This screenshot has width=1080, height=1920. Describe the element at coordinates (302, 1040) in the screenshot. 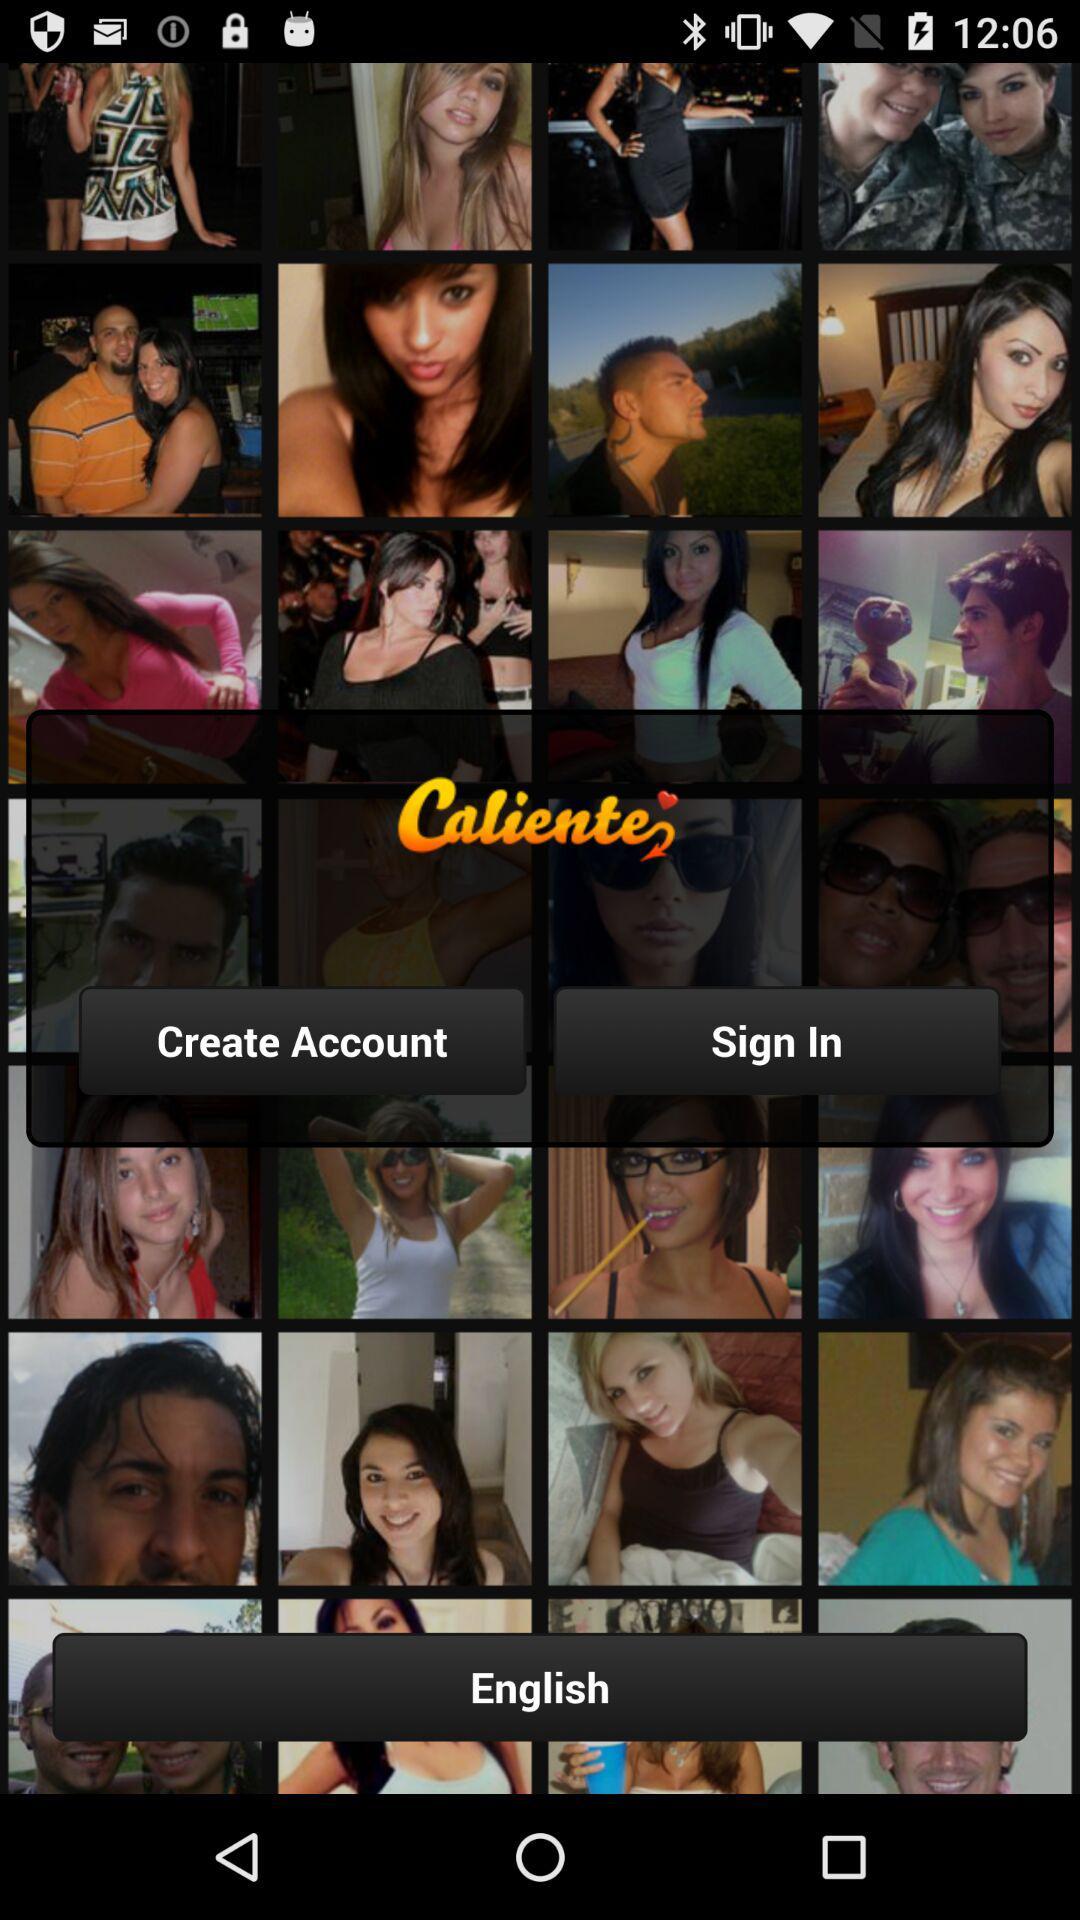

I see `create account icon` at that location.